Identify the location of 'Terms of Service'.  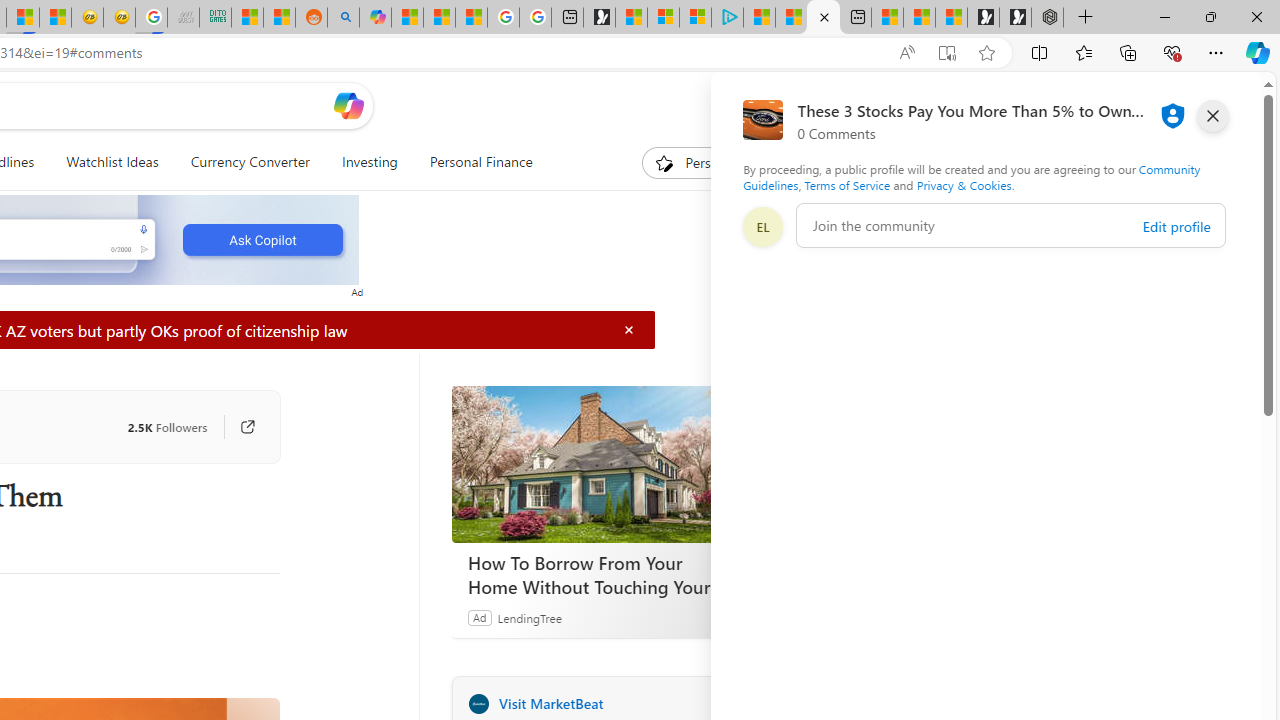
(846, 185).